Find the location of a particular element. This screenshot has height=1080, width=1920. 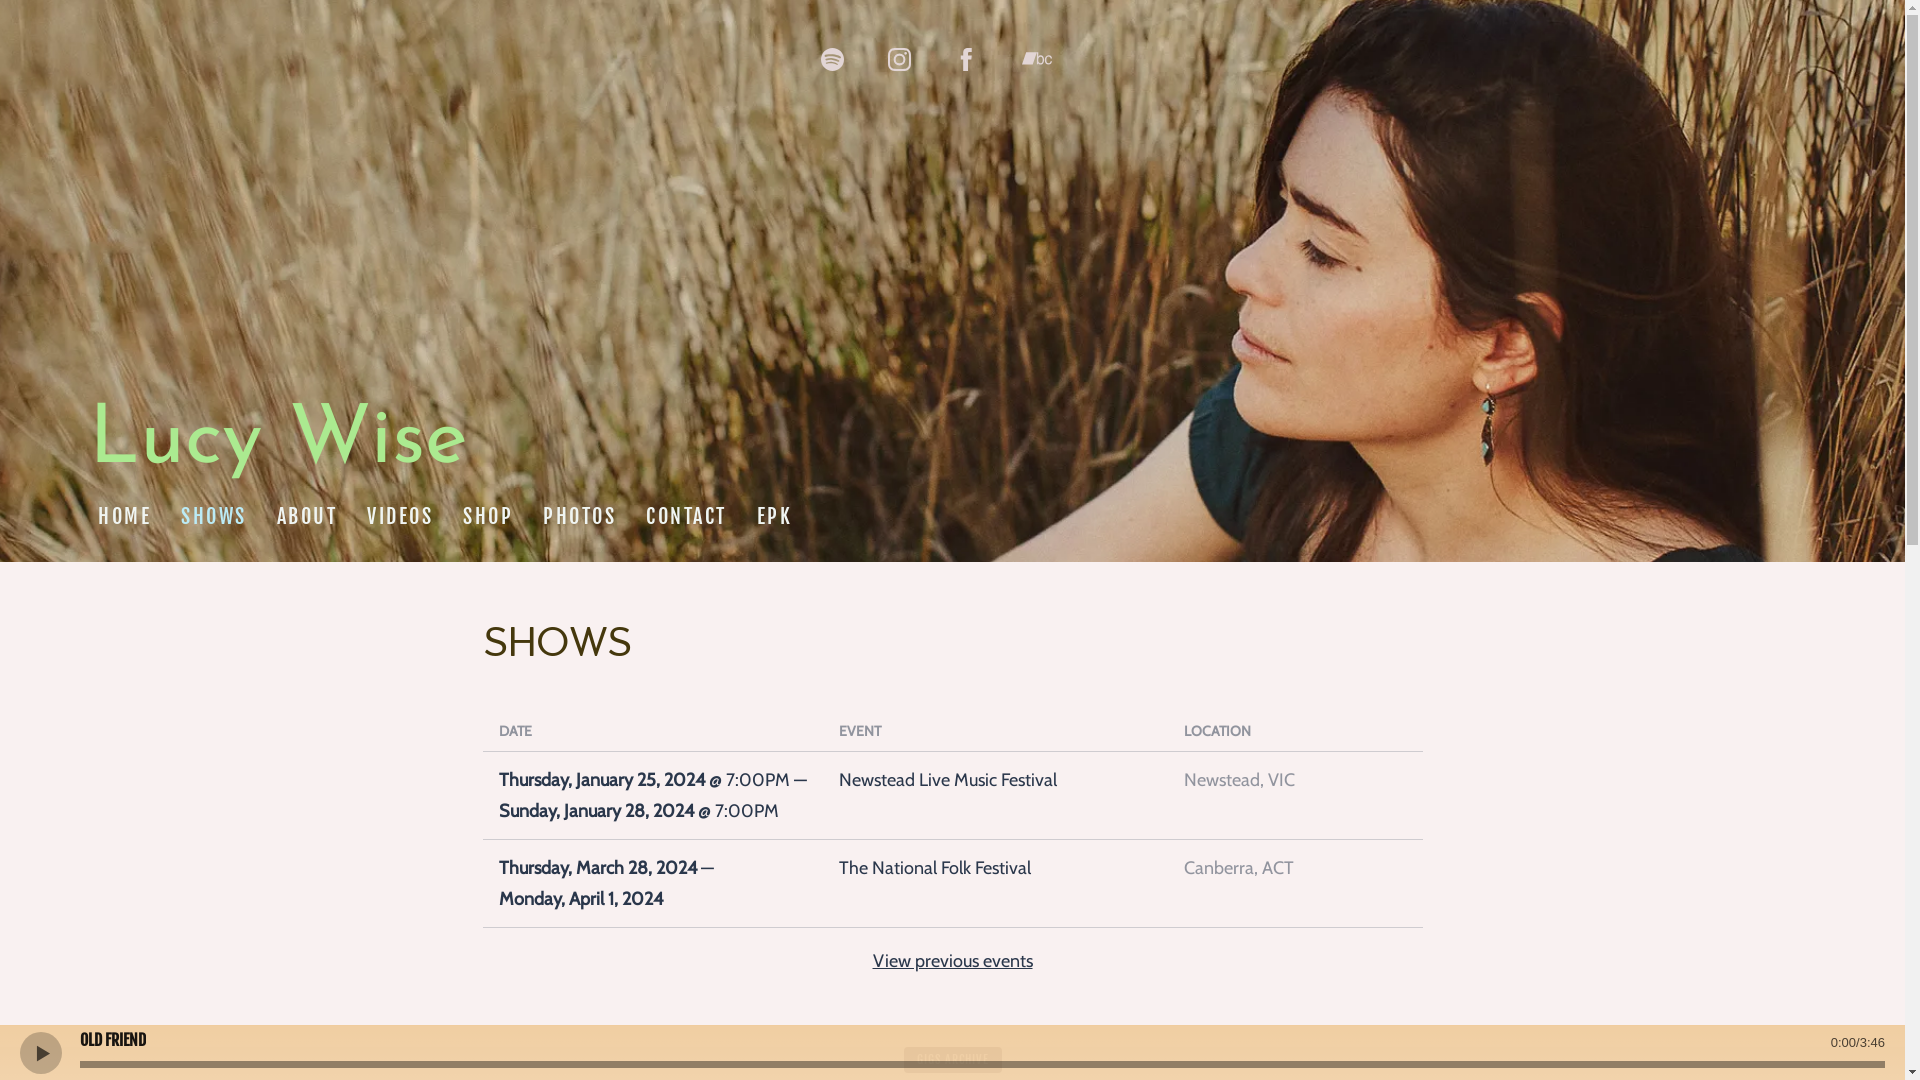

'HOME' is located at coordinates (123, 515).